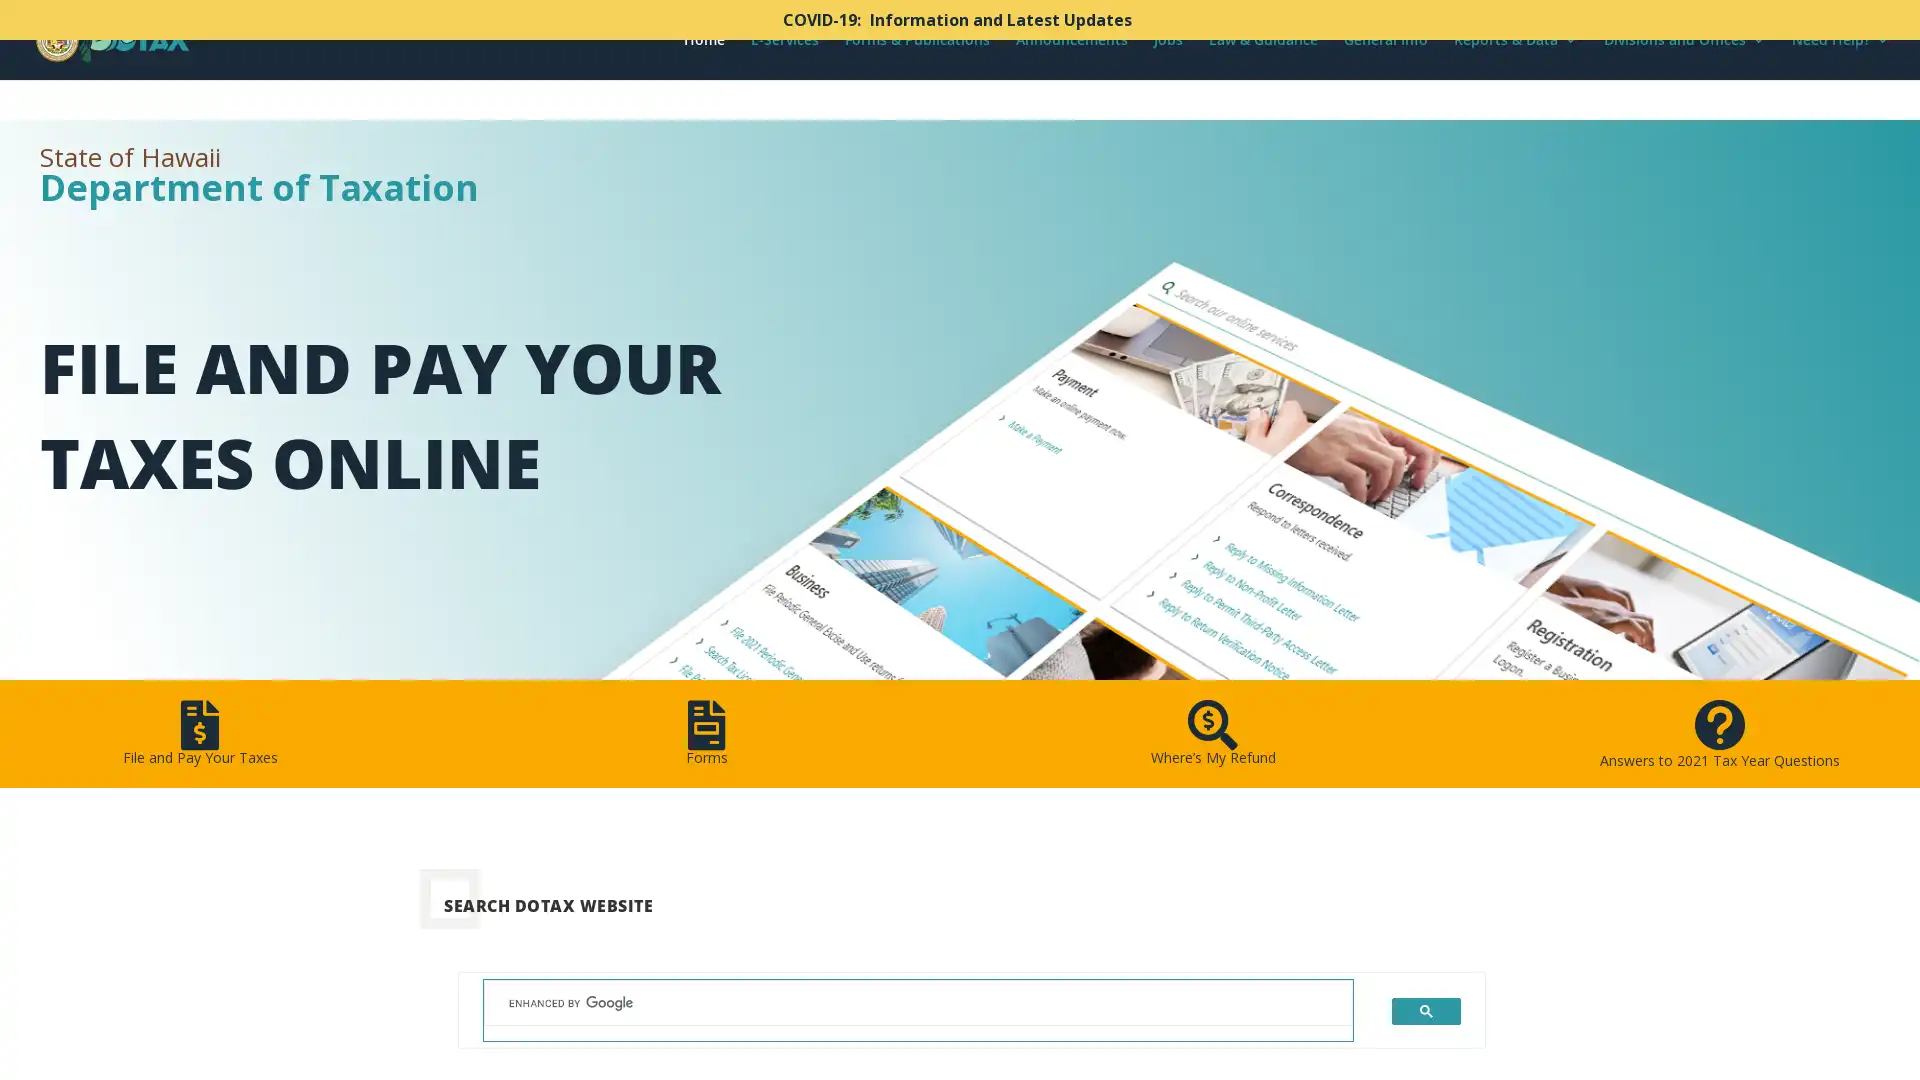 The image size is (1920, 1080). I want to click on search, so click(1425, 1010).